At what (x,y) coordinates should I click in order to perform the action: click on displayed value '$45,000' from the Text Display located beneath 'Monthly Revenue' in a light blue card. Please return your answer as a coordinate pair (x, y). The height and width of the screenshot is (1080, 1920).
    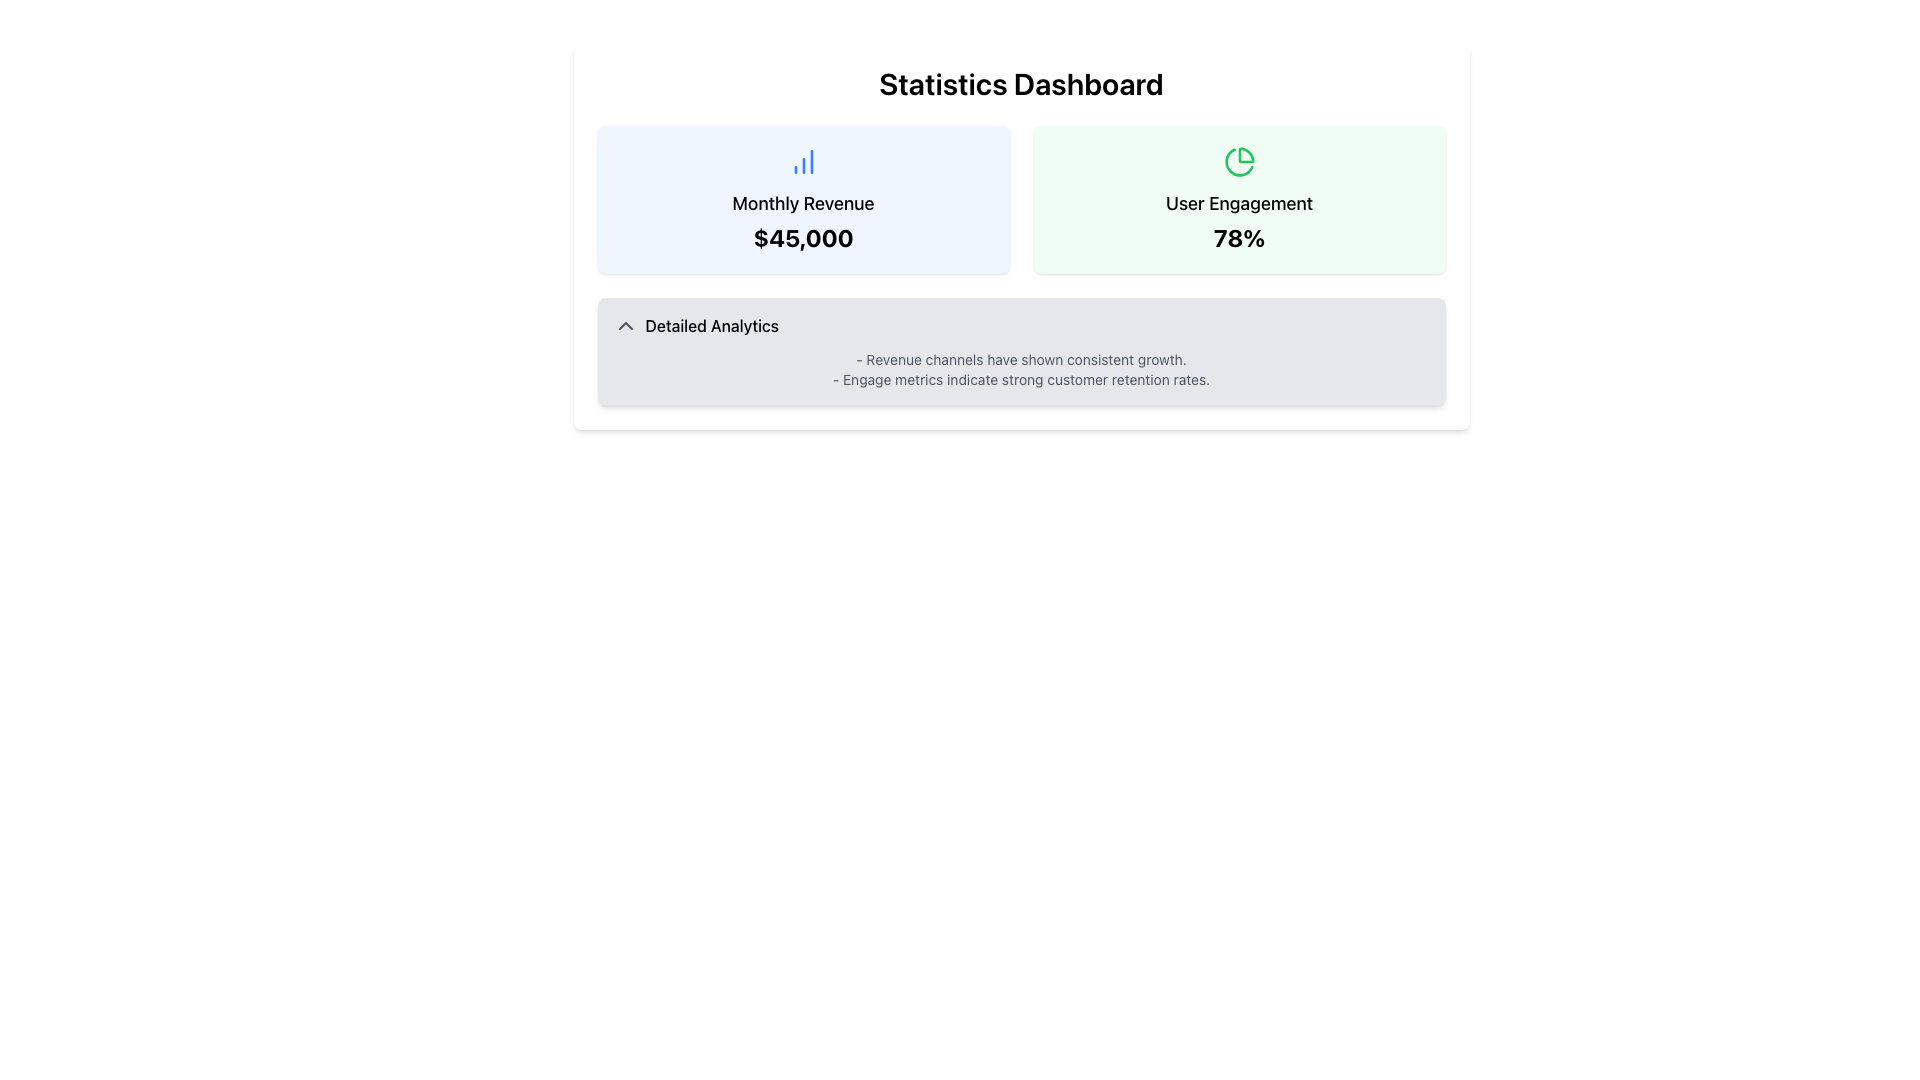
    Looking at the image, I should click on (803, 237).